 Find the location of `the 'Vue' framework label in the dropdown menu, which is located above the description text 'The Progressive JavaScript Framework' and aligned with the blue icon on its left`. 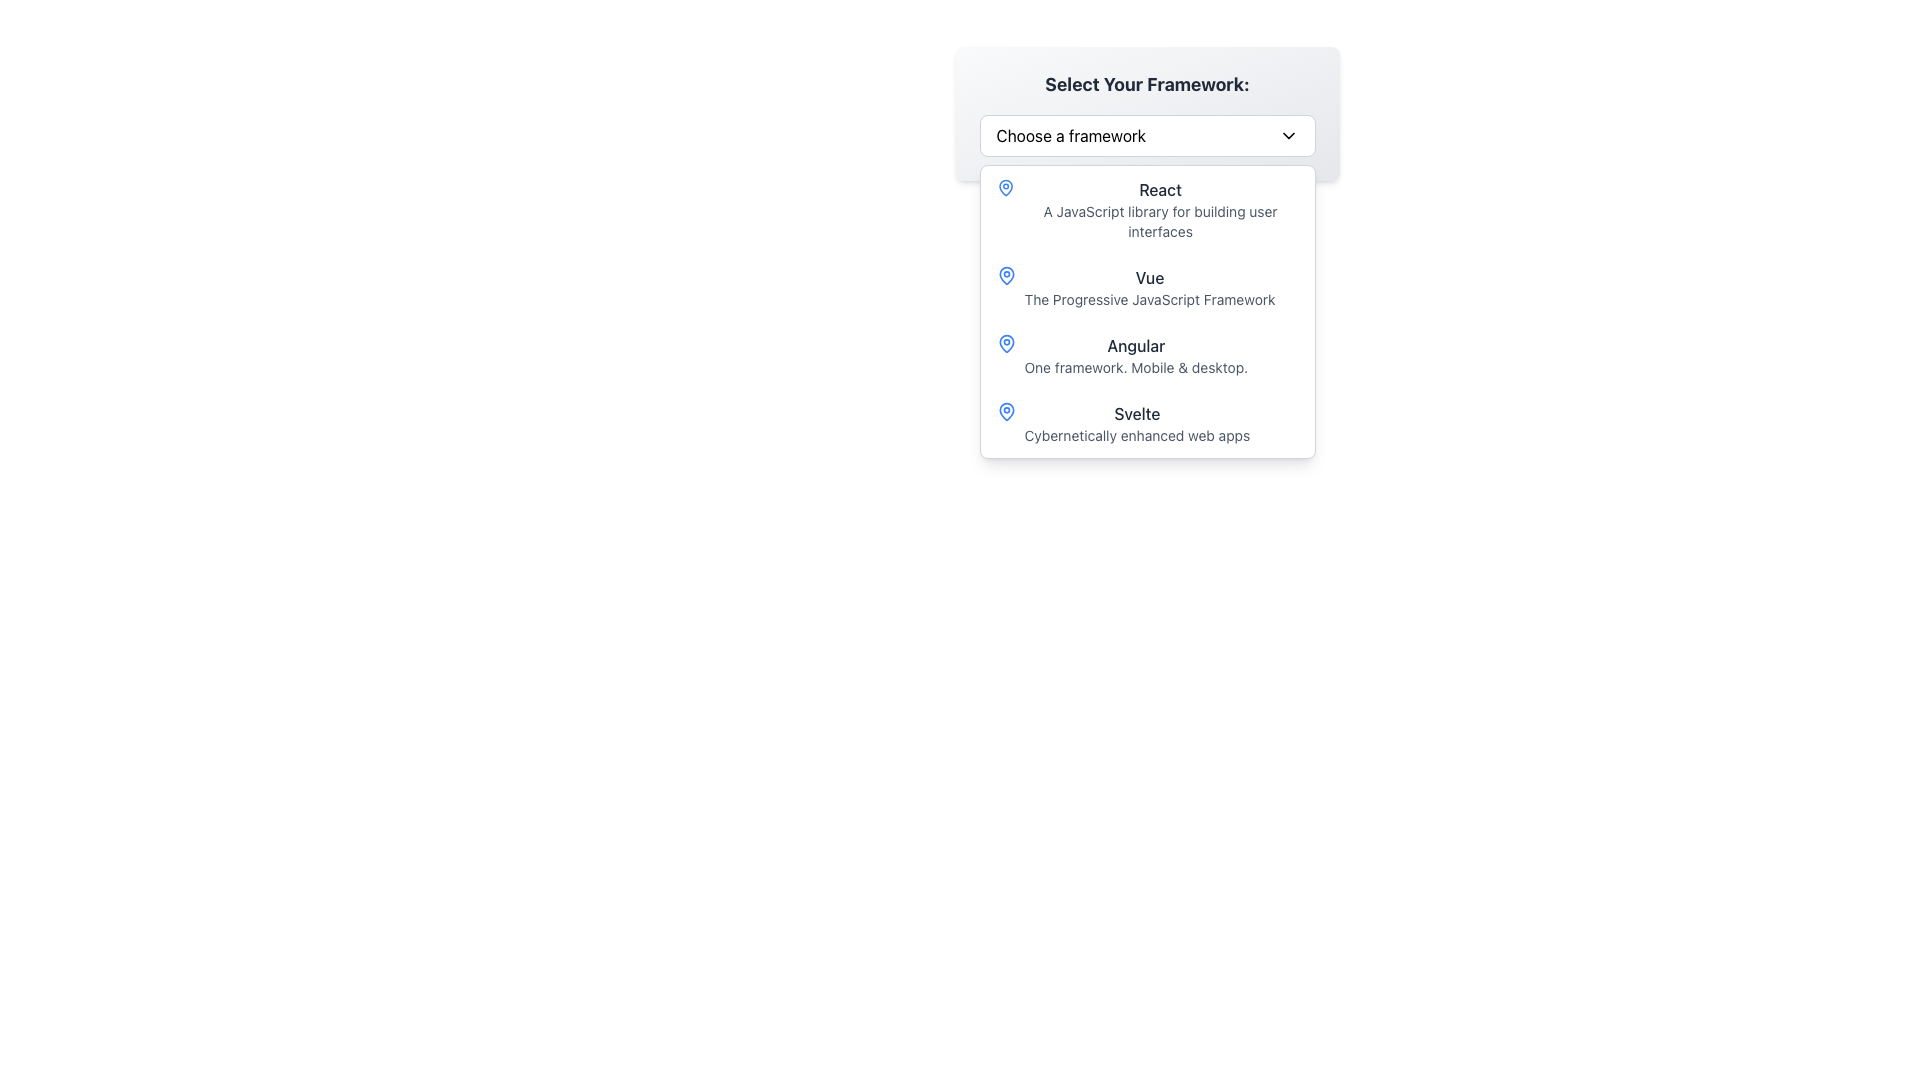

the 'Vue' framework label in the dropdown menu, which is located above the description text 'The Progressive JavaScript Framework' and aligned with the blue icon on its left is located at coordinates (1149, 277).